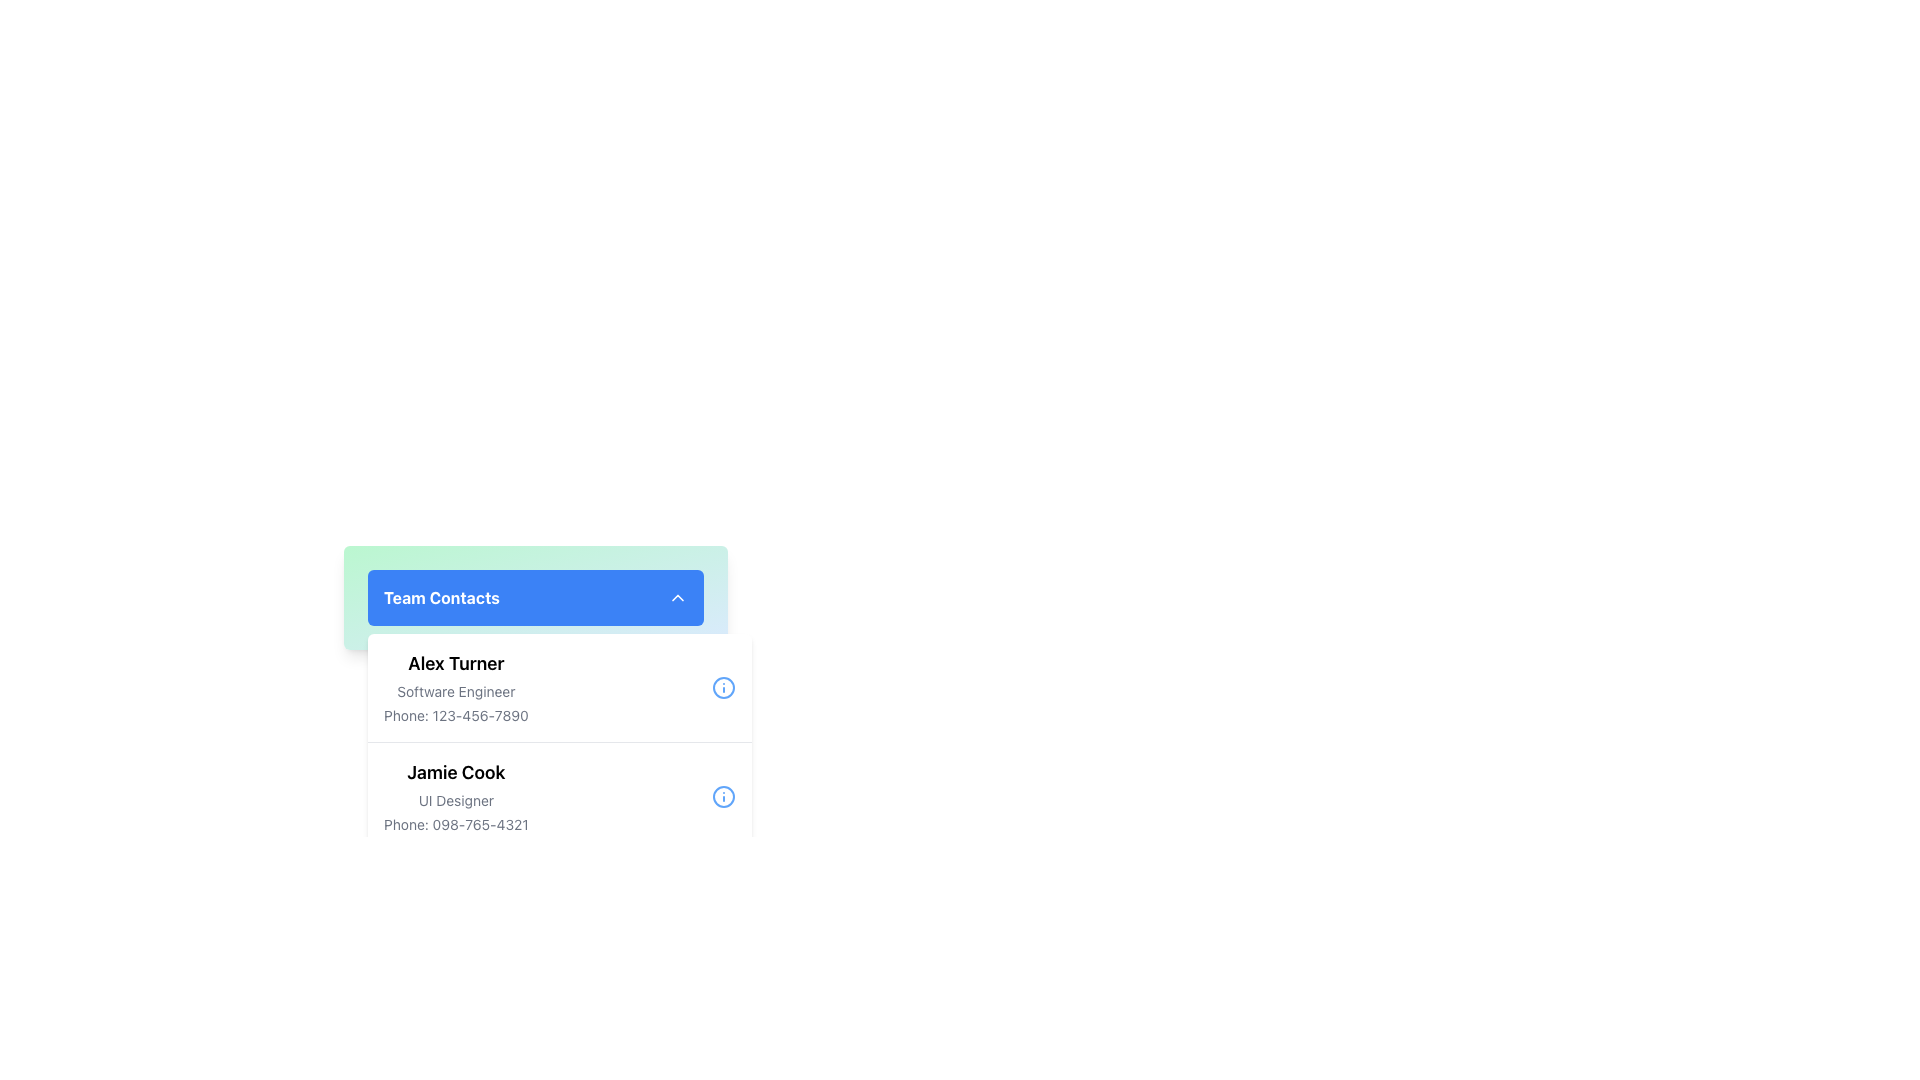 This screenshot has width=1920, height=1080. What do you see at coordinates (455, 686) in the screenshot?
I see `contact information displayed in the top text block of the 'Team Contacts' section, which contains the user's name, job title, and phone number` at bounding box center [455, 686].